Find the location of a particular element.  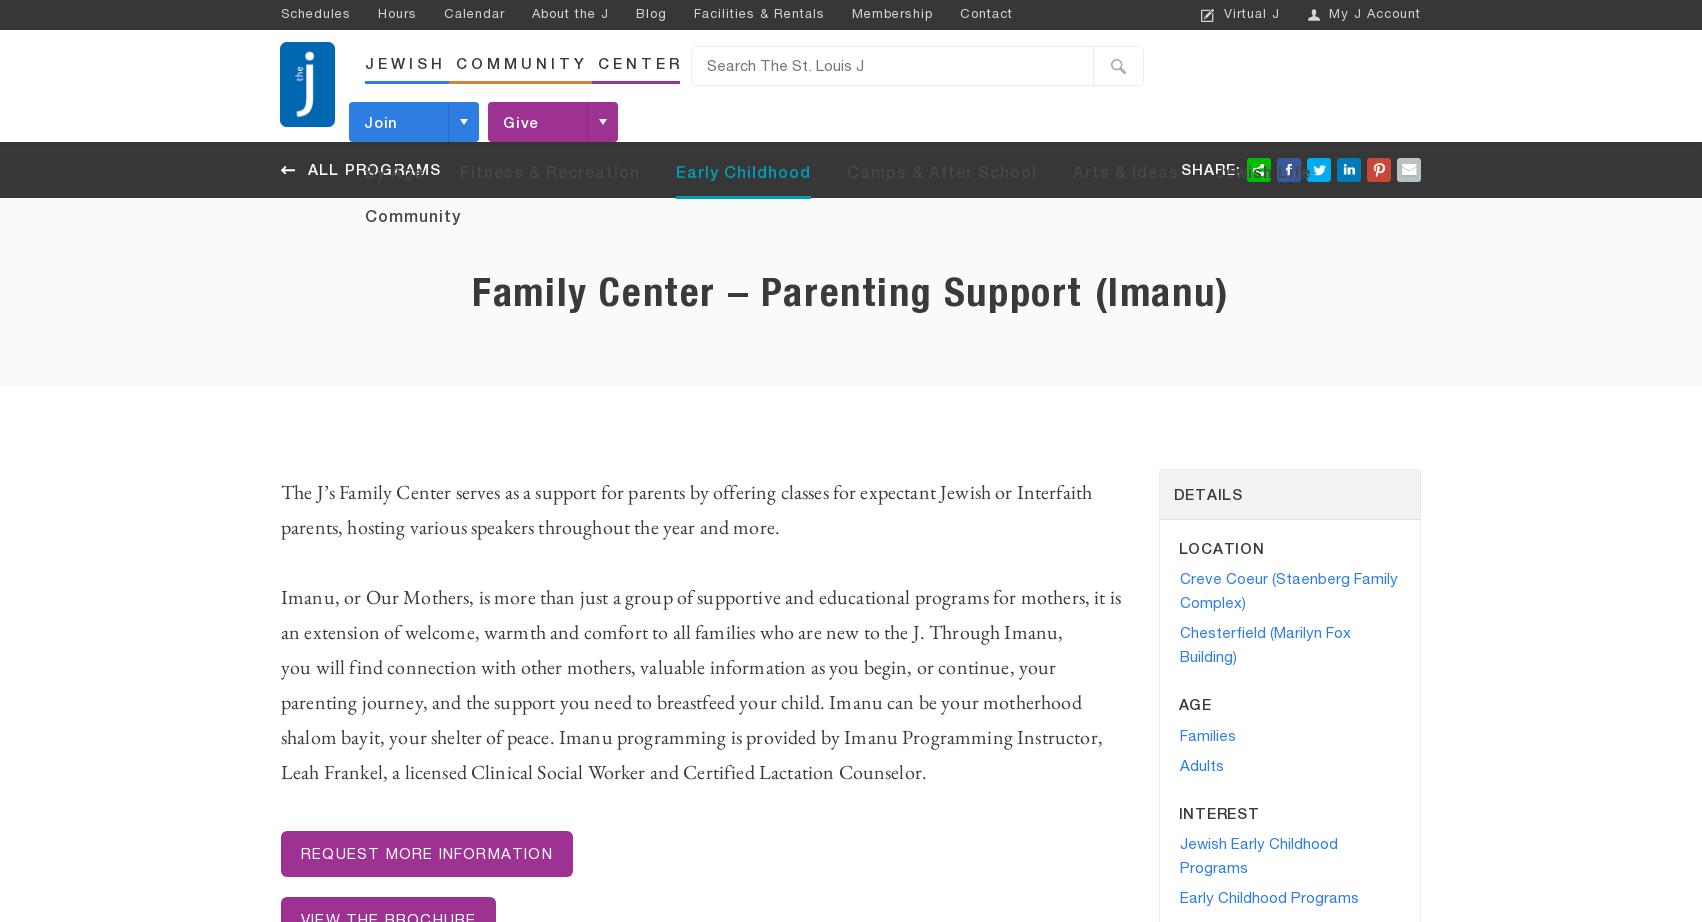

'Imanu, or Our Mothers, is more than just a group of supportive and educational programs for mothers, it is an extension of welcome, warmth and comfort to all families who are new to the J. Through Imanu, you will find connection with other mothers, valuable information as you begin, or continue, your parenting journey, and the support you need to breastfeed your child. Imanu can be your motherhood shalom bayit, your shelter of peace. Imanu programming is provided by Imanu Programming Instructor, Leah Frankel, a licensed Clinical Social Worker and Certified Lactation Counselor.' is located at coordinates (700, 684).